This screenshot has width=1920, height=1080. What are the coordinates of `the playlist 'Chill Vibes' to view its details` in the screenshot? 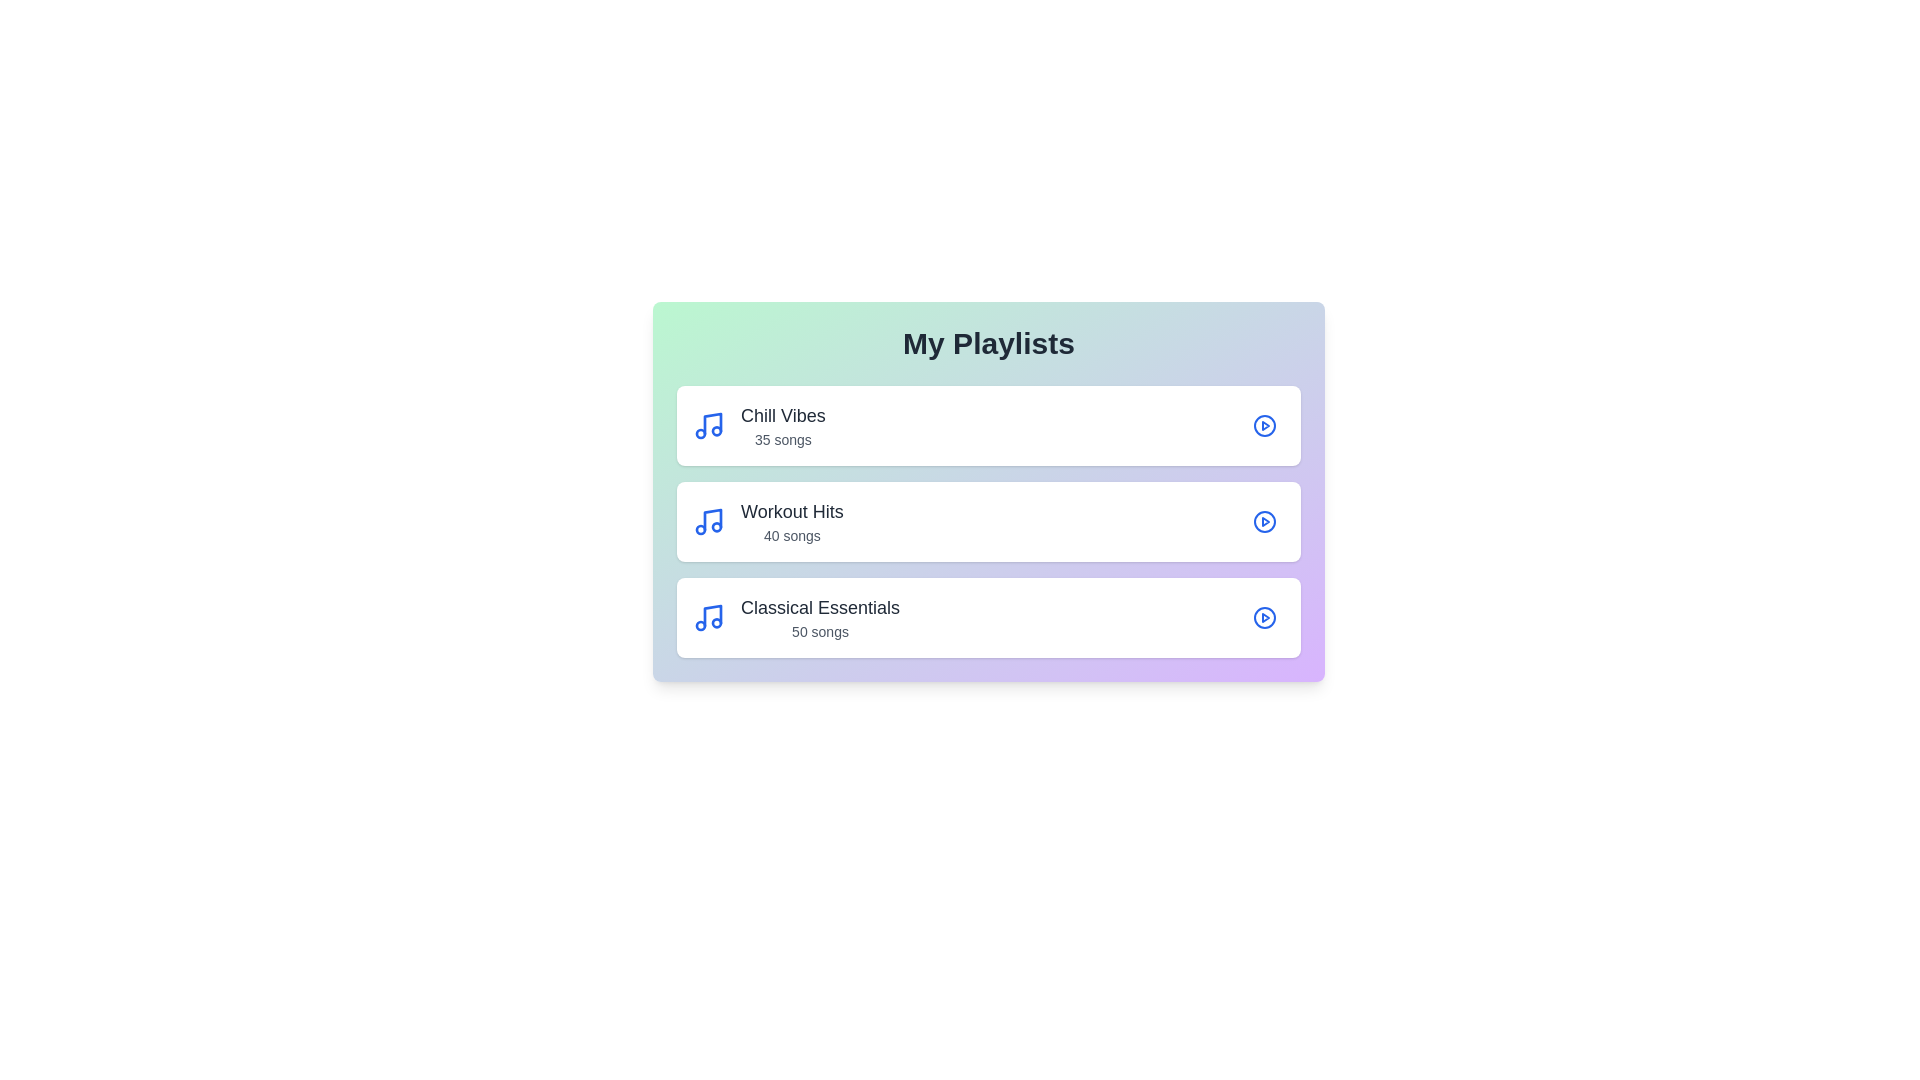 It's located at (988, 424).